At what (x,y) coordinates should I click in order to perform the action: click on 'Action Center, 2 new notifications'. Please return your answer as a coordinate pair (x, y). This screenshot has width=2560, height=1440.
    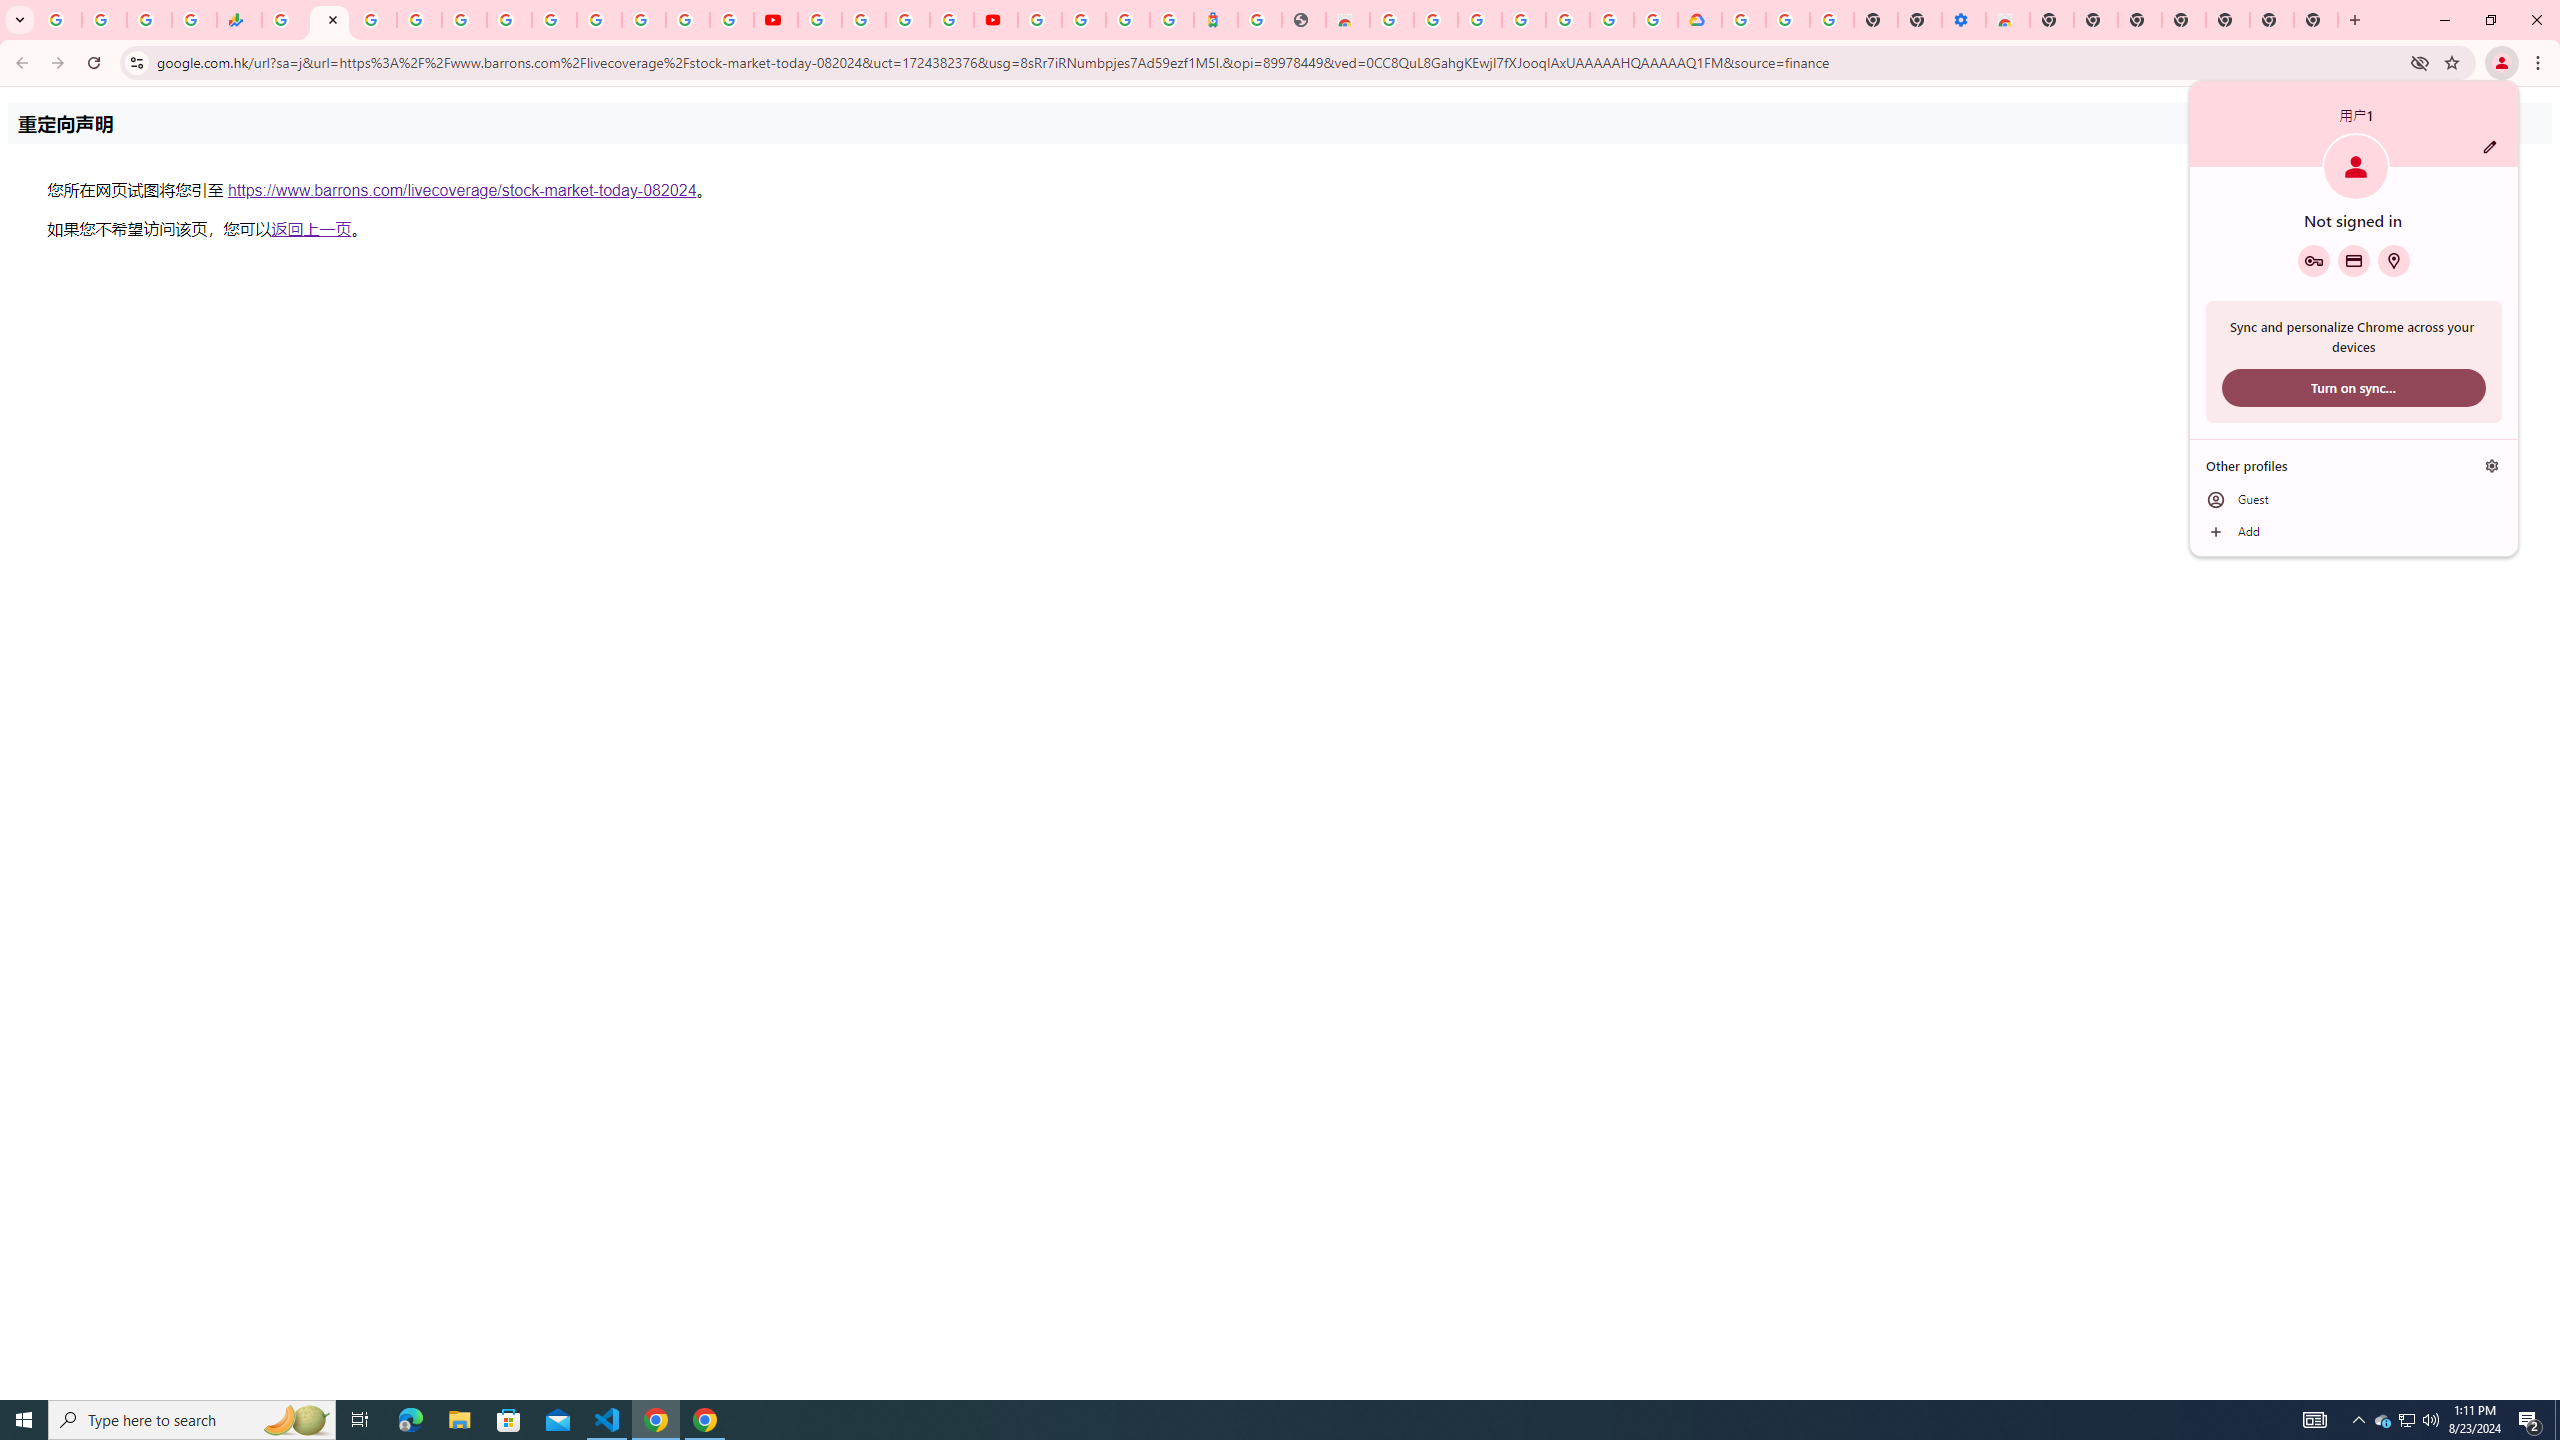
    Looking at the image, I should click on (2530, 1418).